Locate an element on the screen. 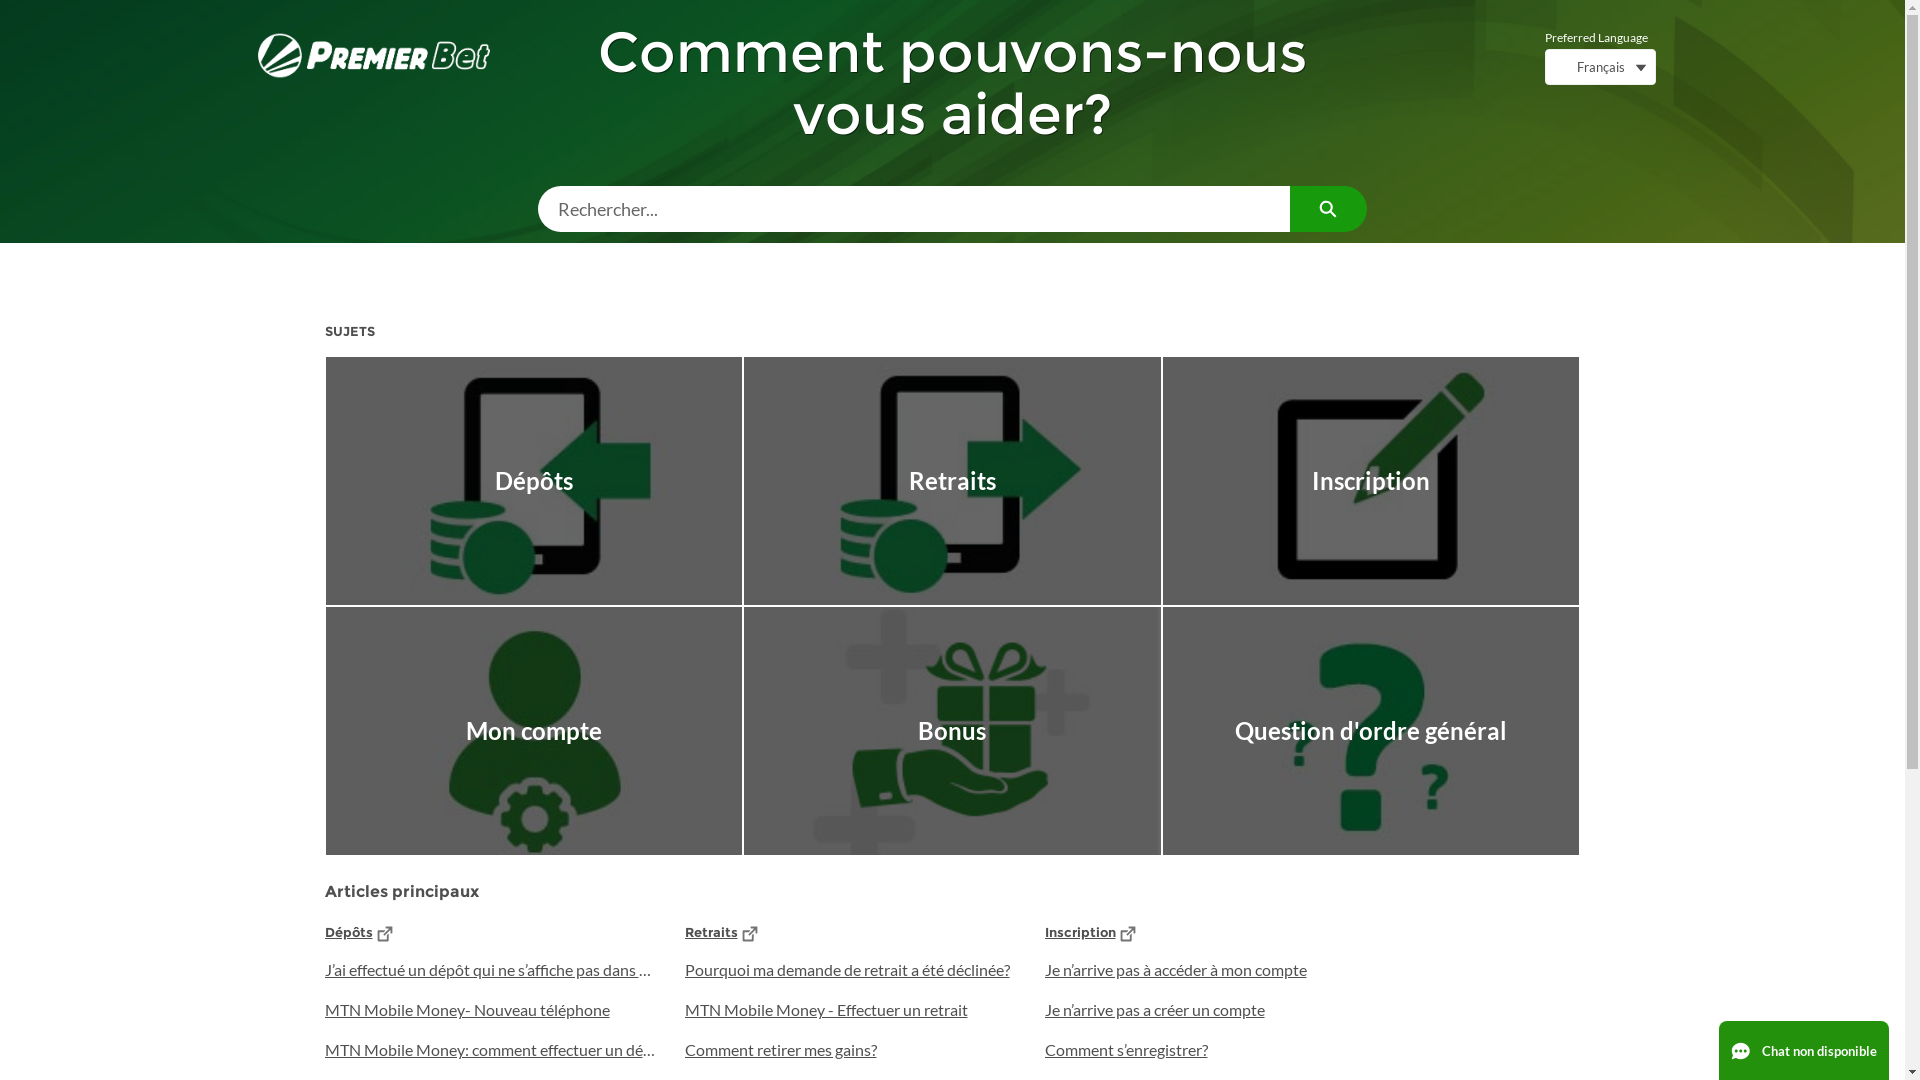 The width and height of the screenshot is (1920, 1080). 'Comment retirer mes gains?' is located at coordinates (849, 1048).